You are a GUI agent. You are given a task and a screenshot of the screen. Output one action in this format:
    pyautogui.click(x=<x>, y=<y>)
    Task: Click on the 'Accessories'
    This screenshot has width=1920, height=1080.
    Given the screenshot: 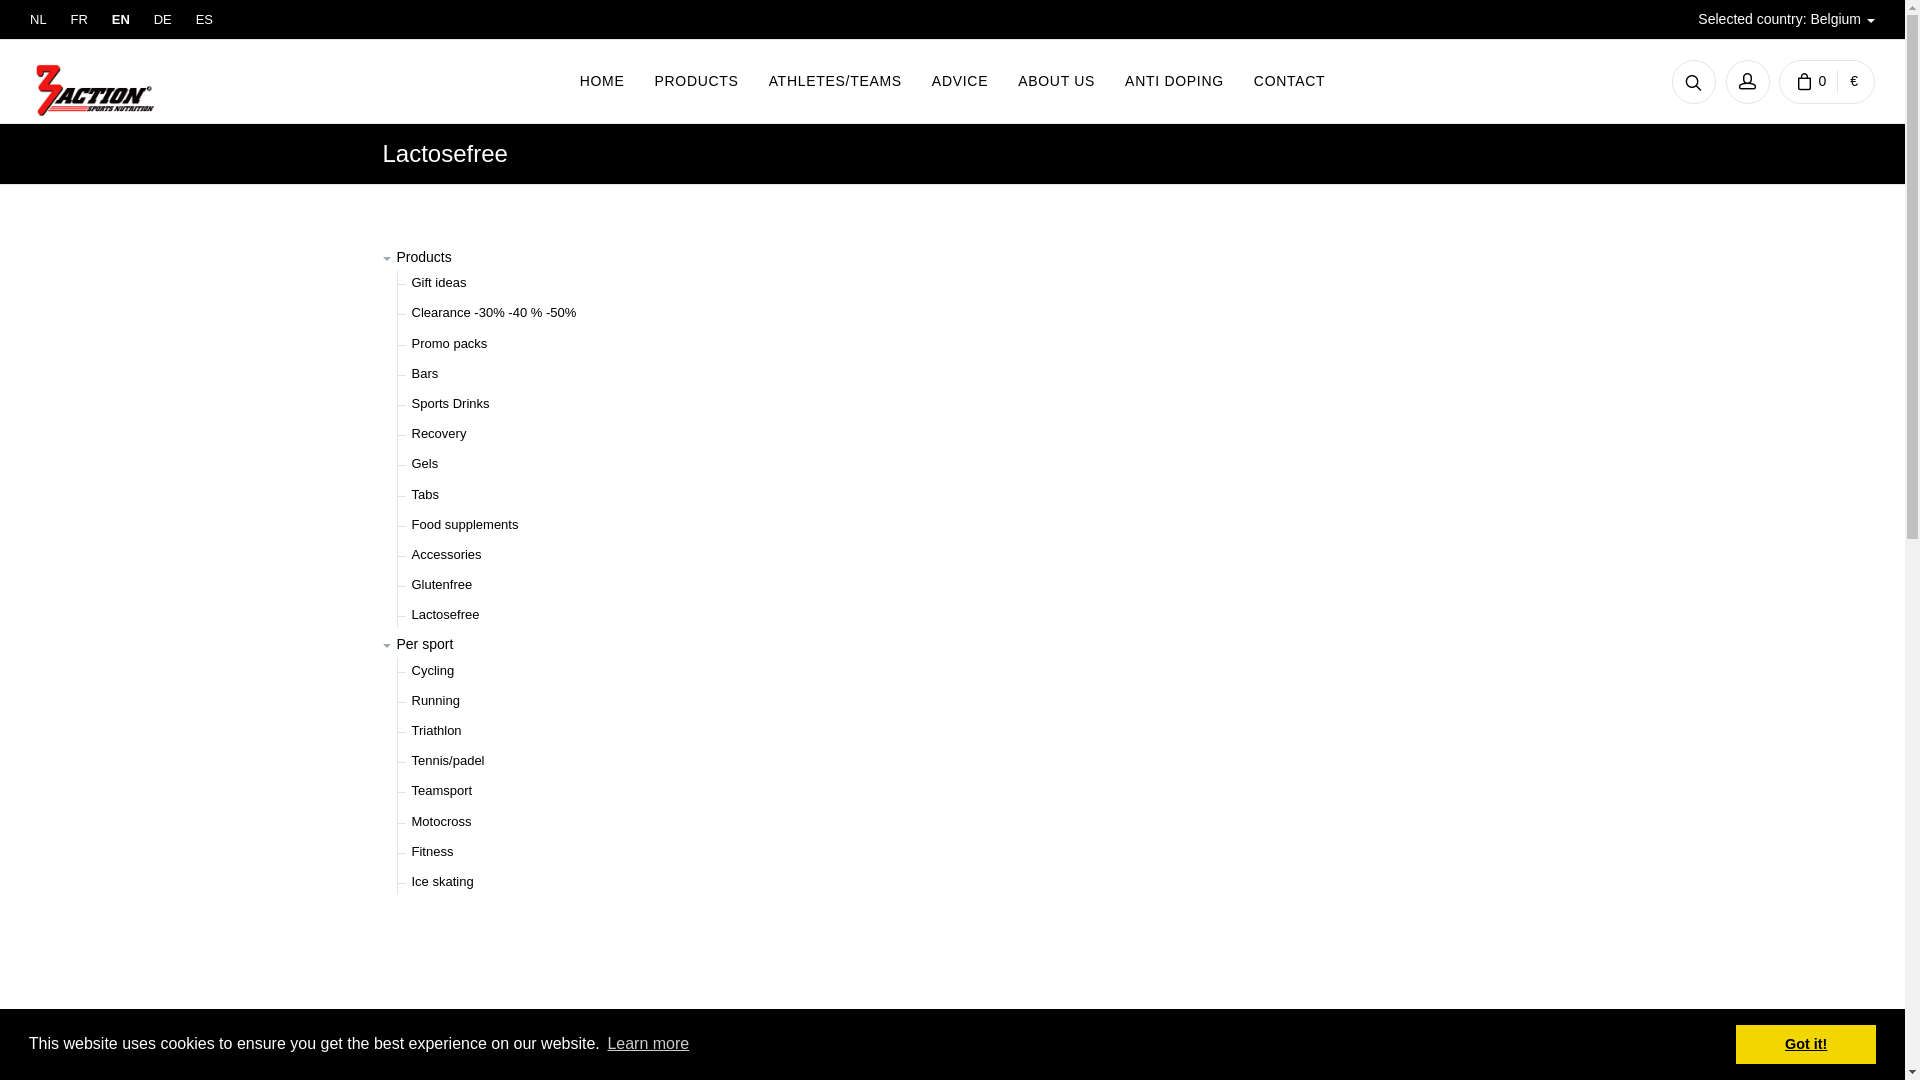 What is the action you would take?
    pyautogui.click(x=445, y=554)
    